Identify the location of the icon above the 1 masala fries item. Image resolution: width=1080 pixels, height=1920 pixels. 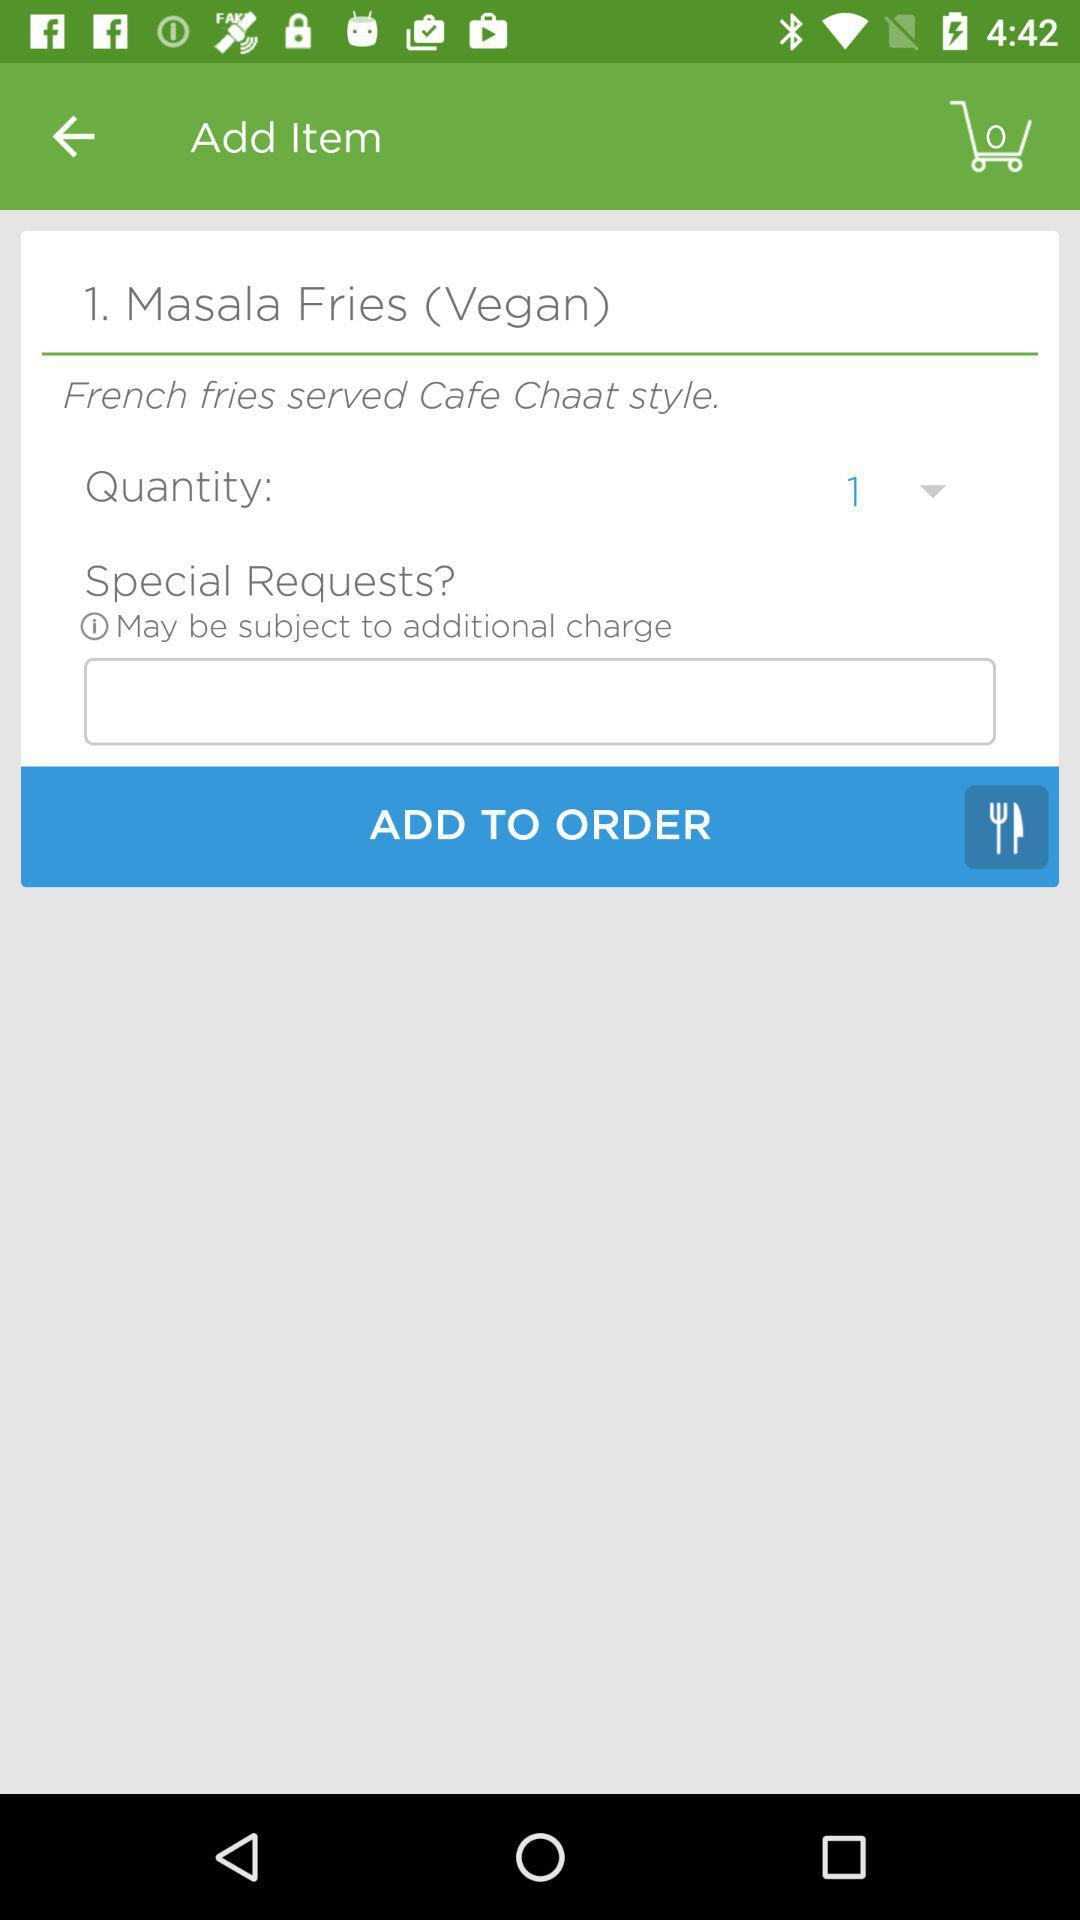
(72, 135).